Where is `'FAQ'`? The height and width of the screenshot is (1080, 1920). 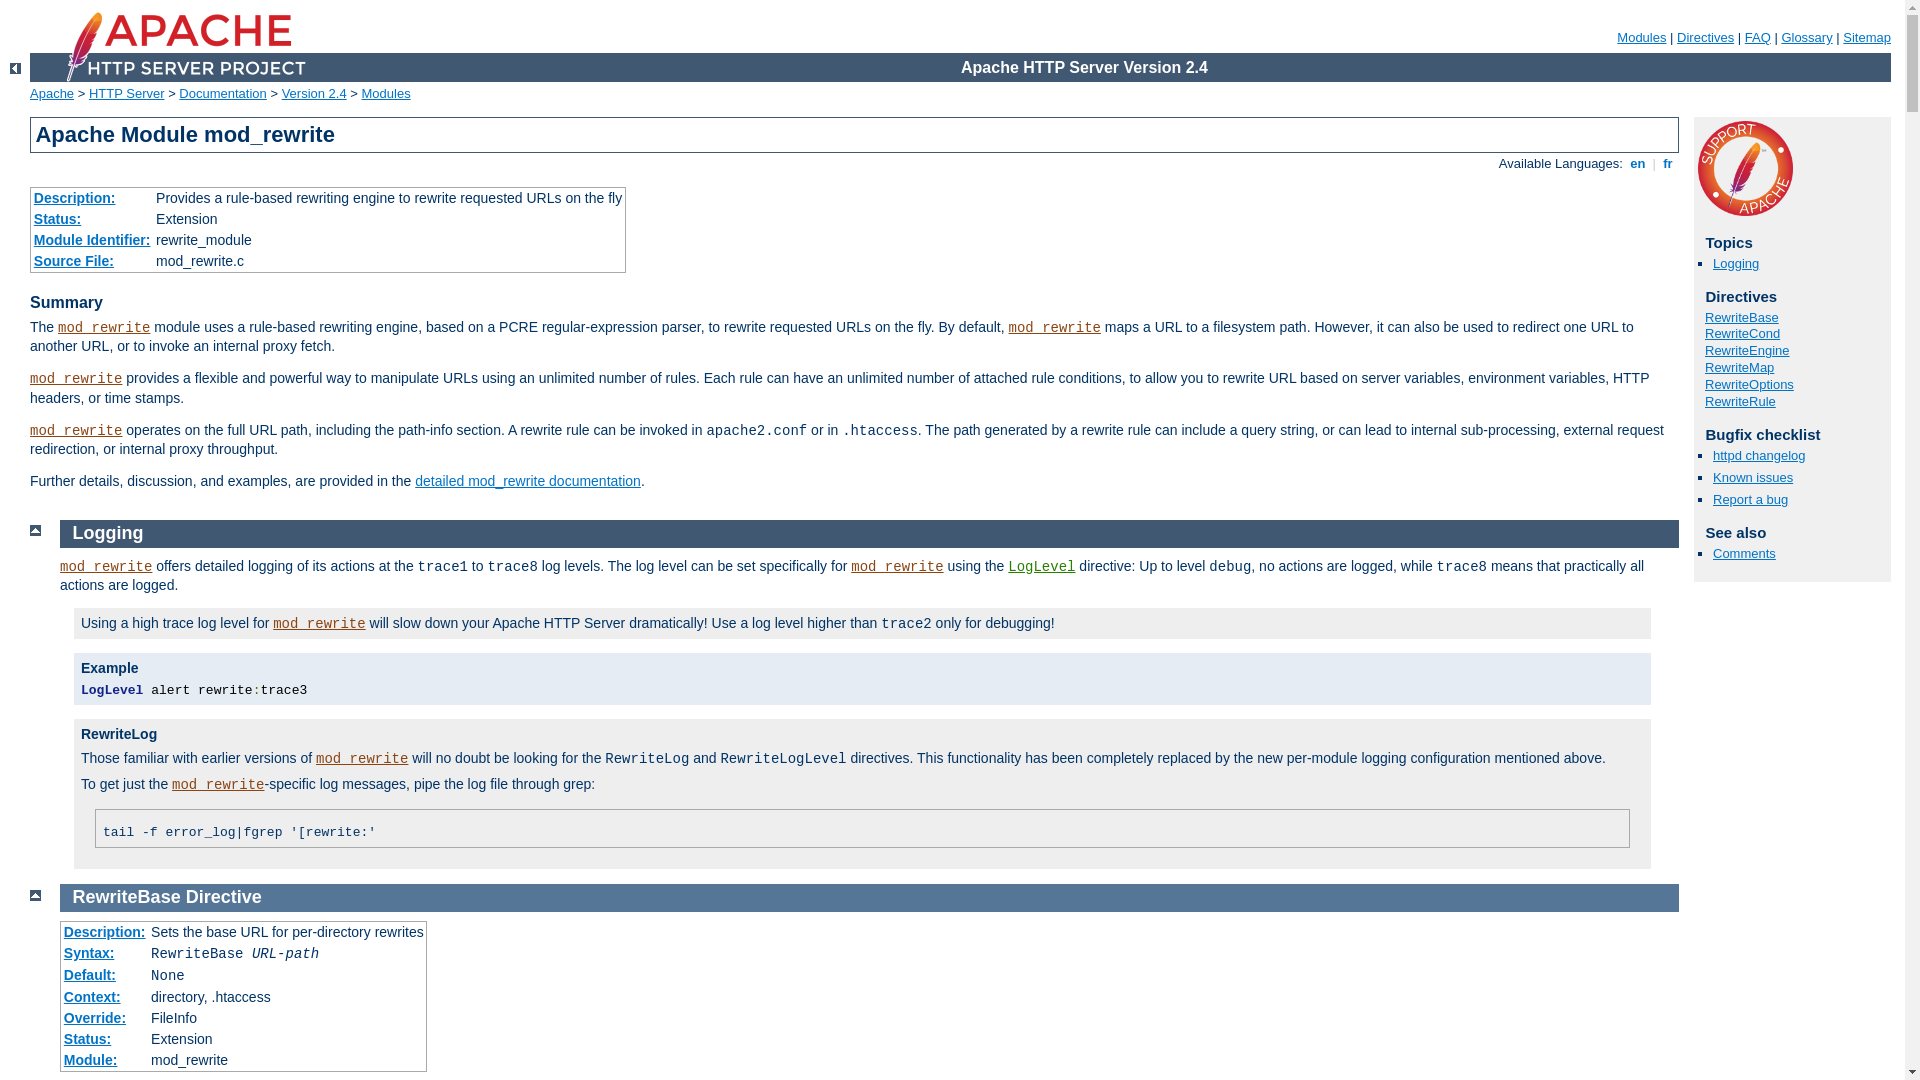 'FAQ' is located at coordinates (1744, 37).